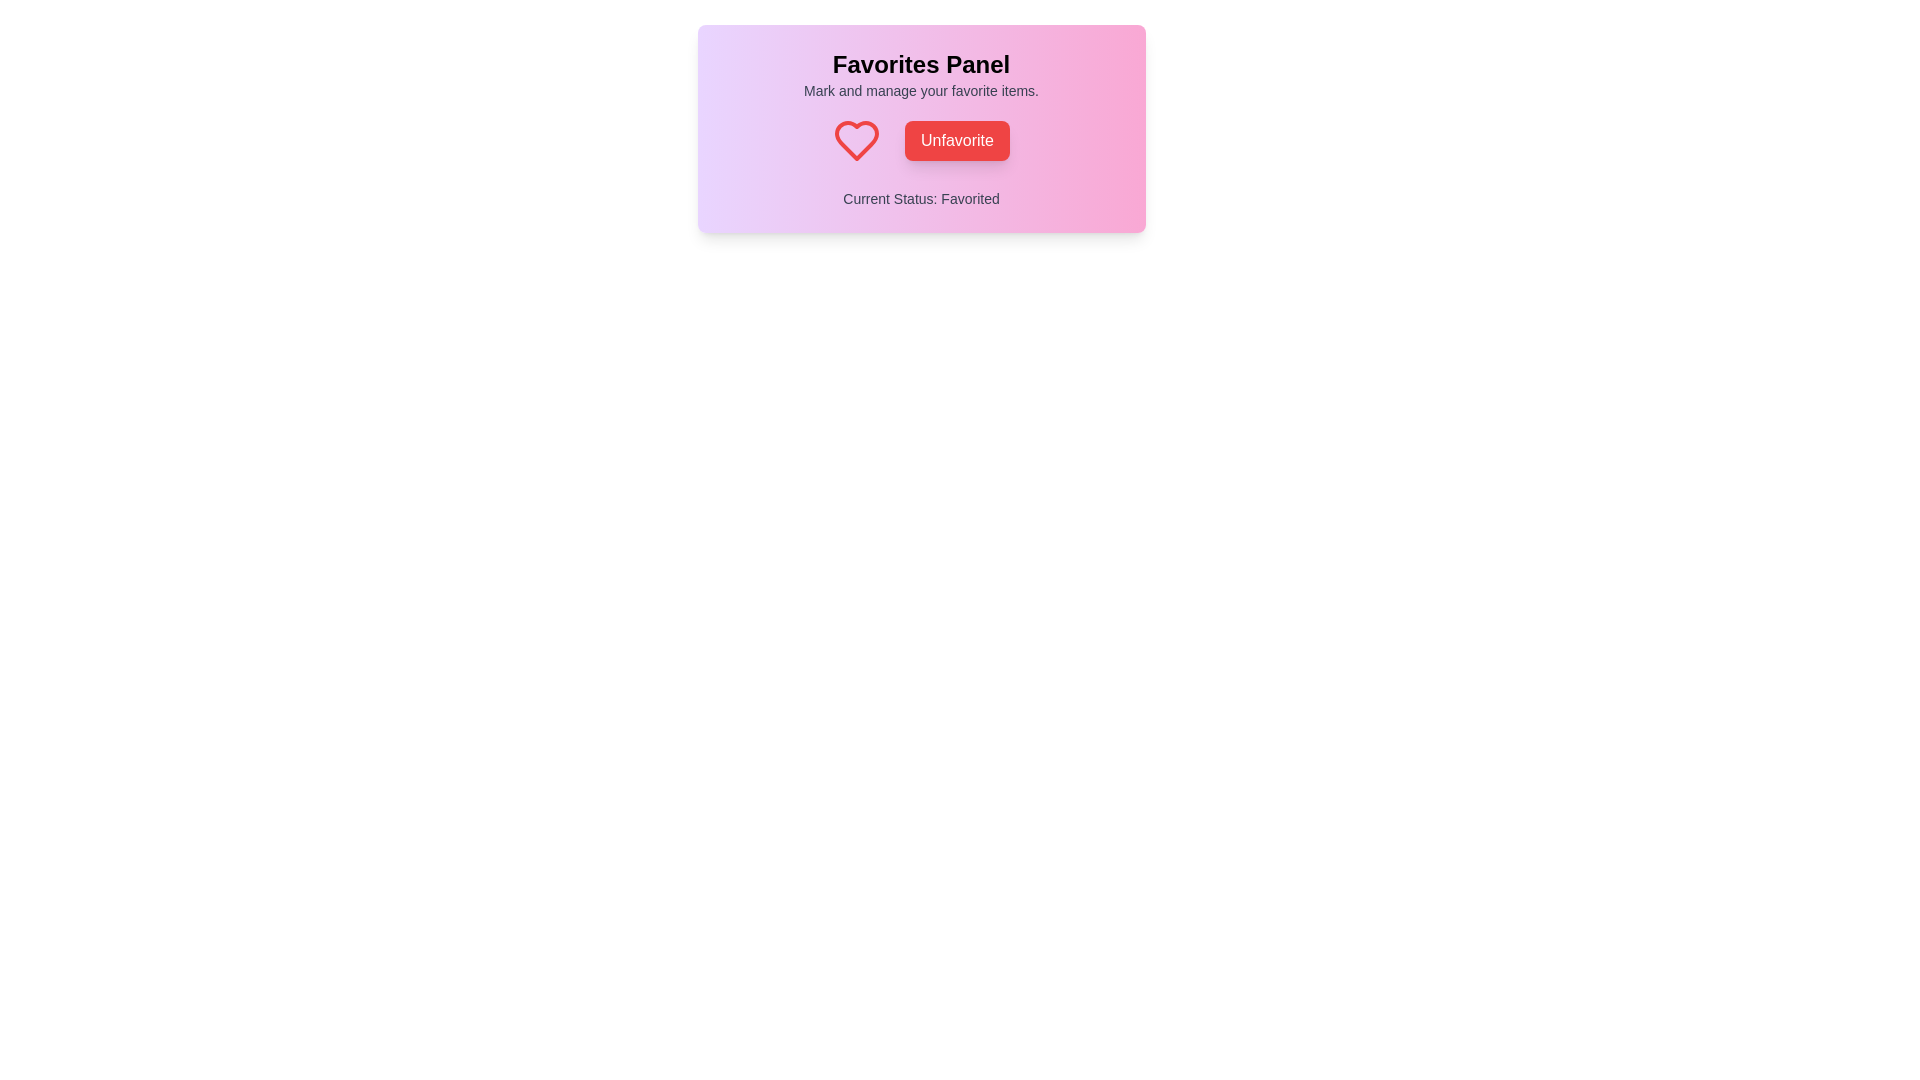 Image resolution: width=1920 pixels, height=1080 pixels. What do you see at coordinates (956, 140) in the screenshot?
I see `the 'Unfavorite' button to toggle the favorite state` at bounding box center [956, 140].